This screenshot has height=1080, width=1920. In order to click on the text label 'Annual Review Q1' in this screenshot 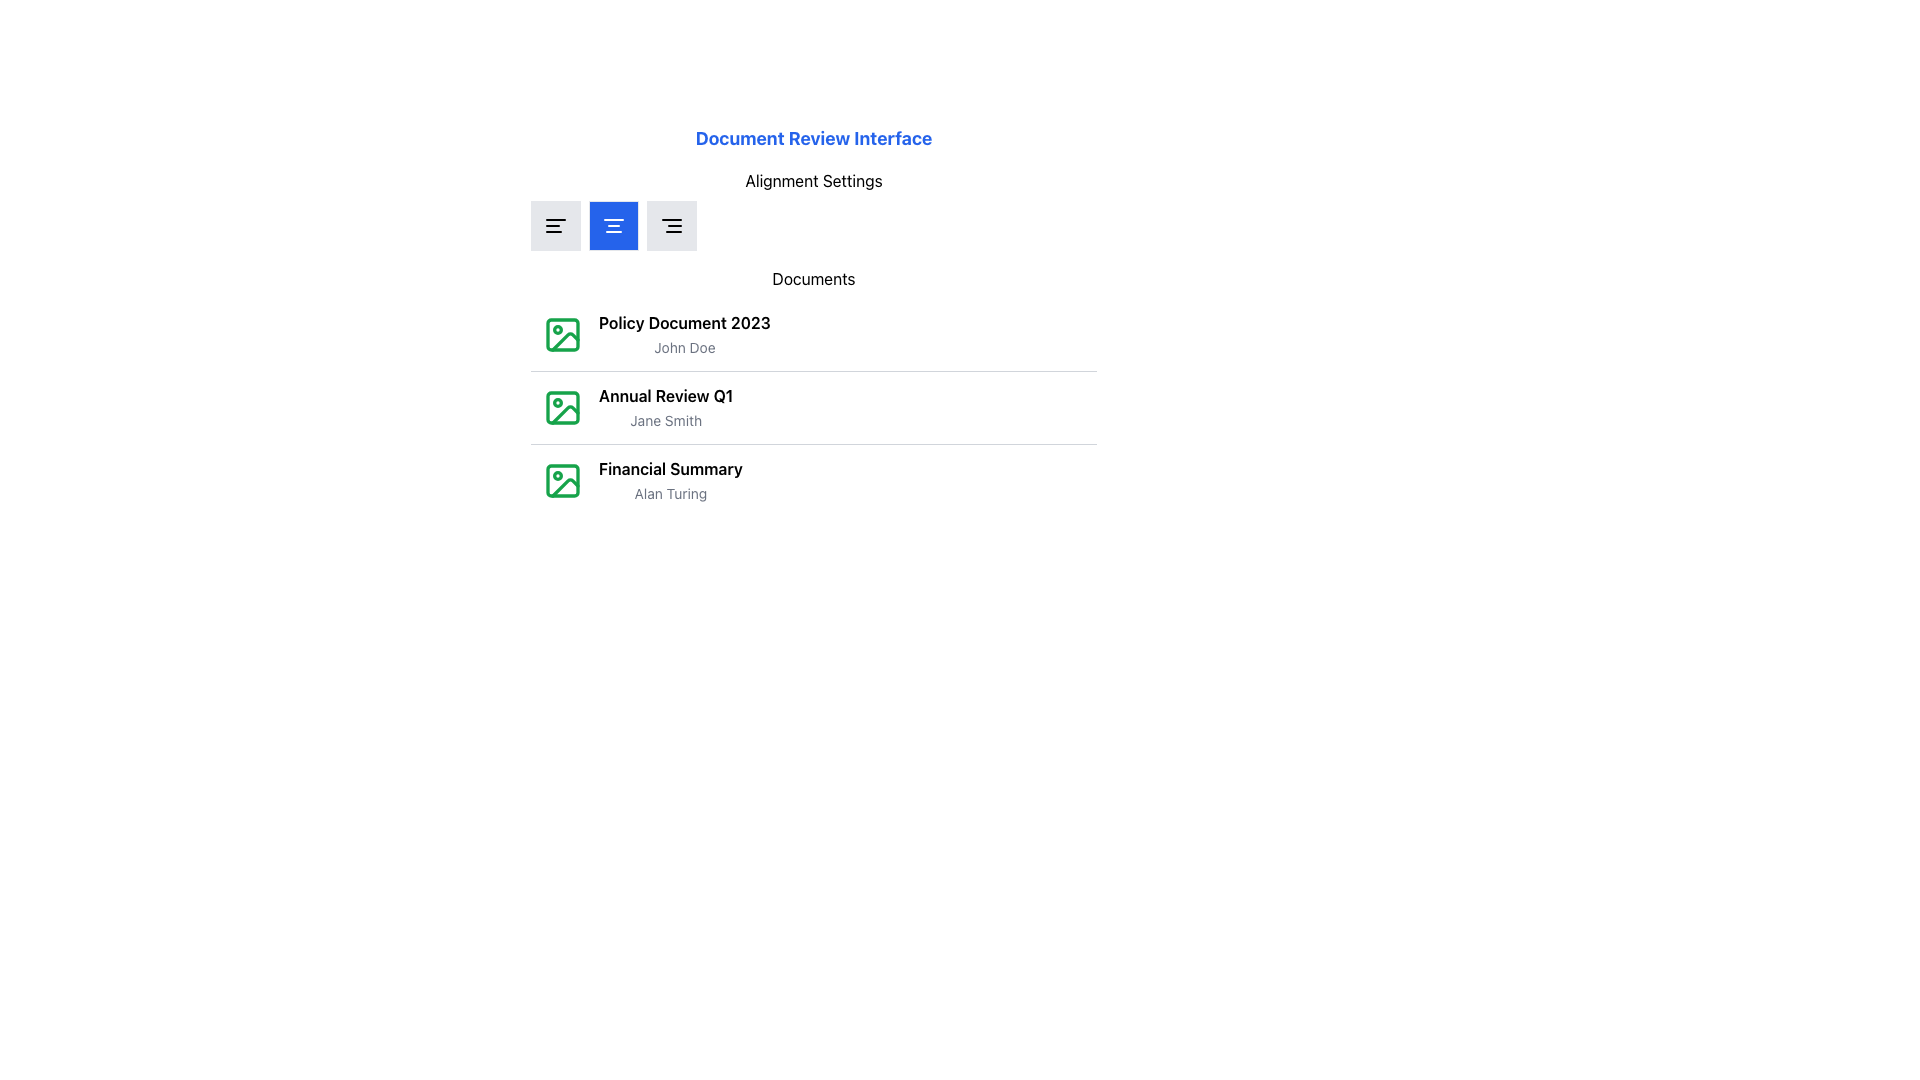, I will do `click(666, 396)`.